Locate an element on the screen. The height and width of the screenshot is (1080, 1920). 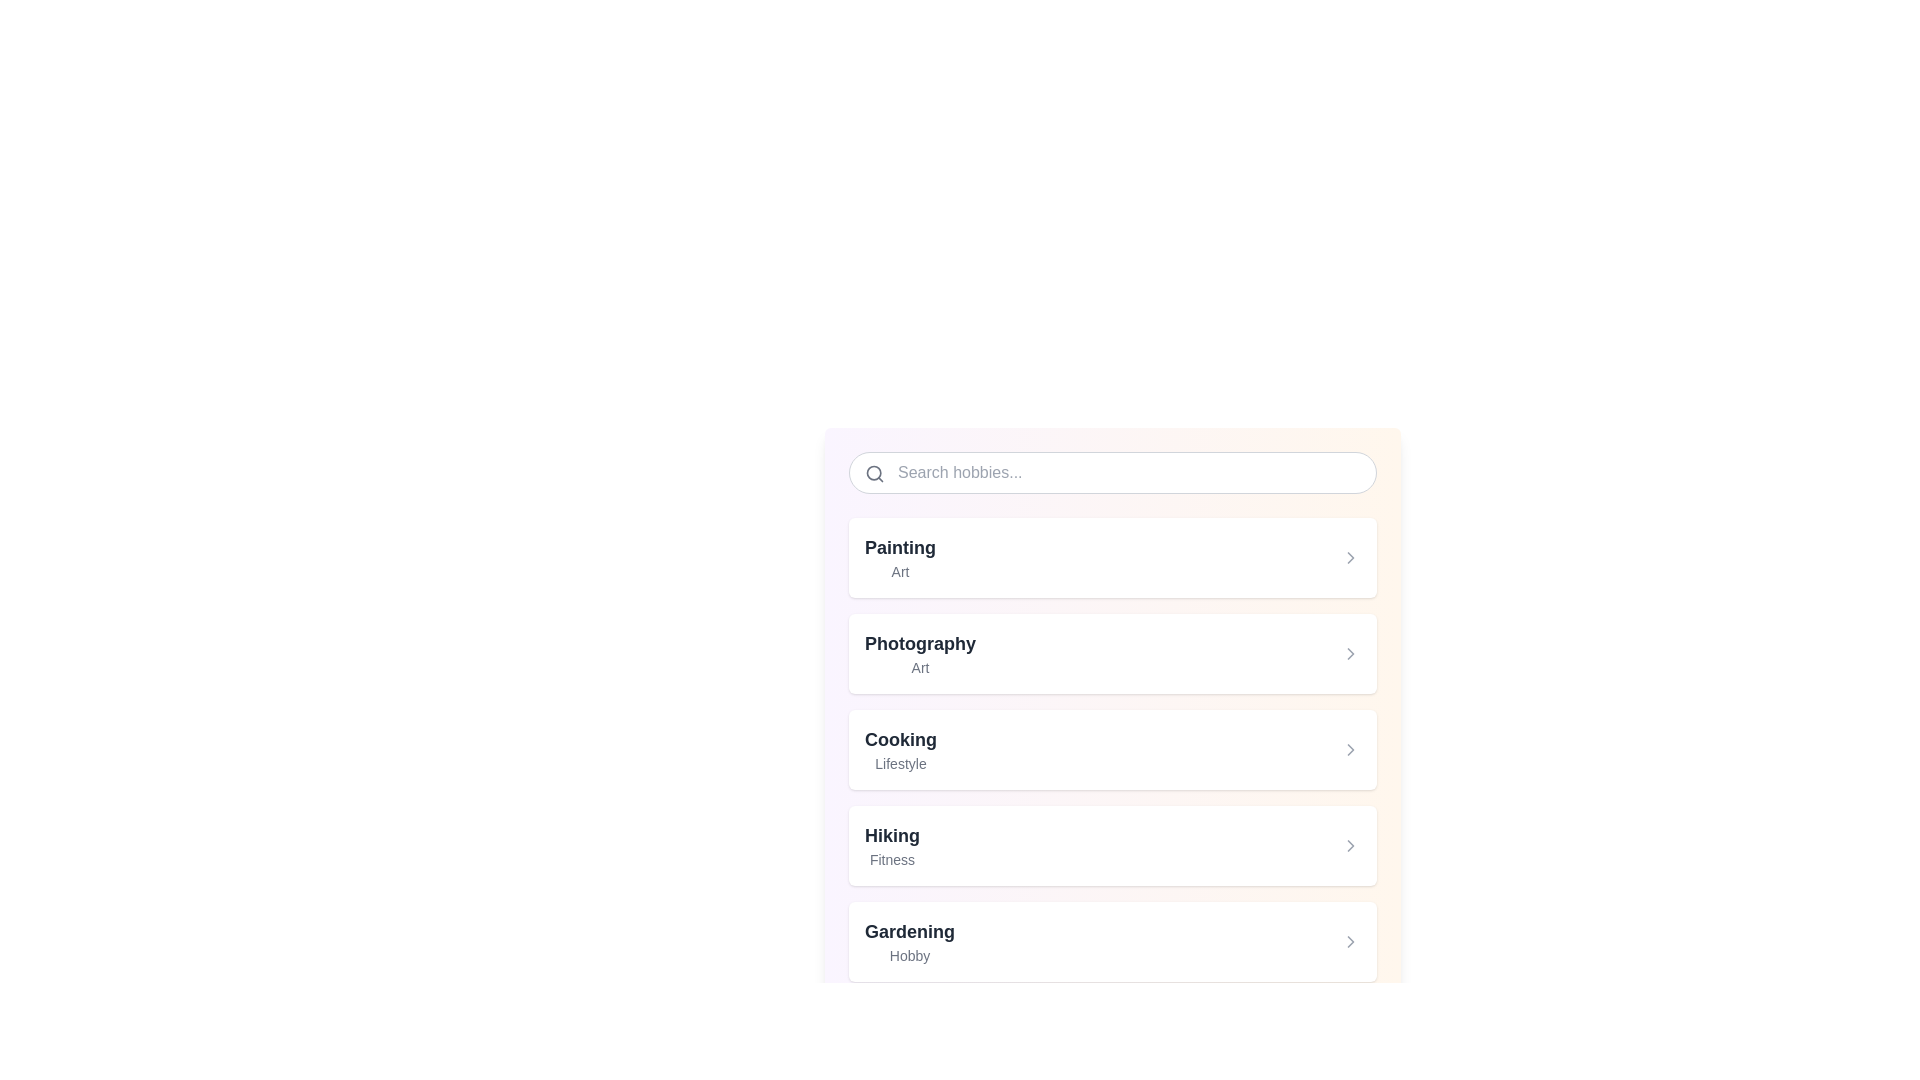
the text label categorizing the hobby 'Gardening', which is positioned directly below the larger title in the vertical list of hobbies is located at coordinates (909, 955).